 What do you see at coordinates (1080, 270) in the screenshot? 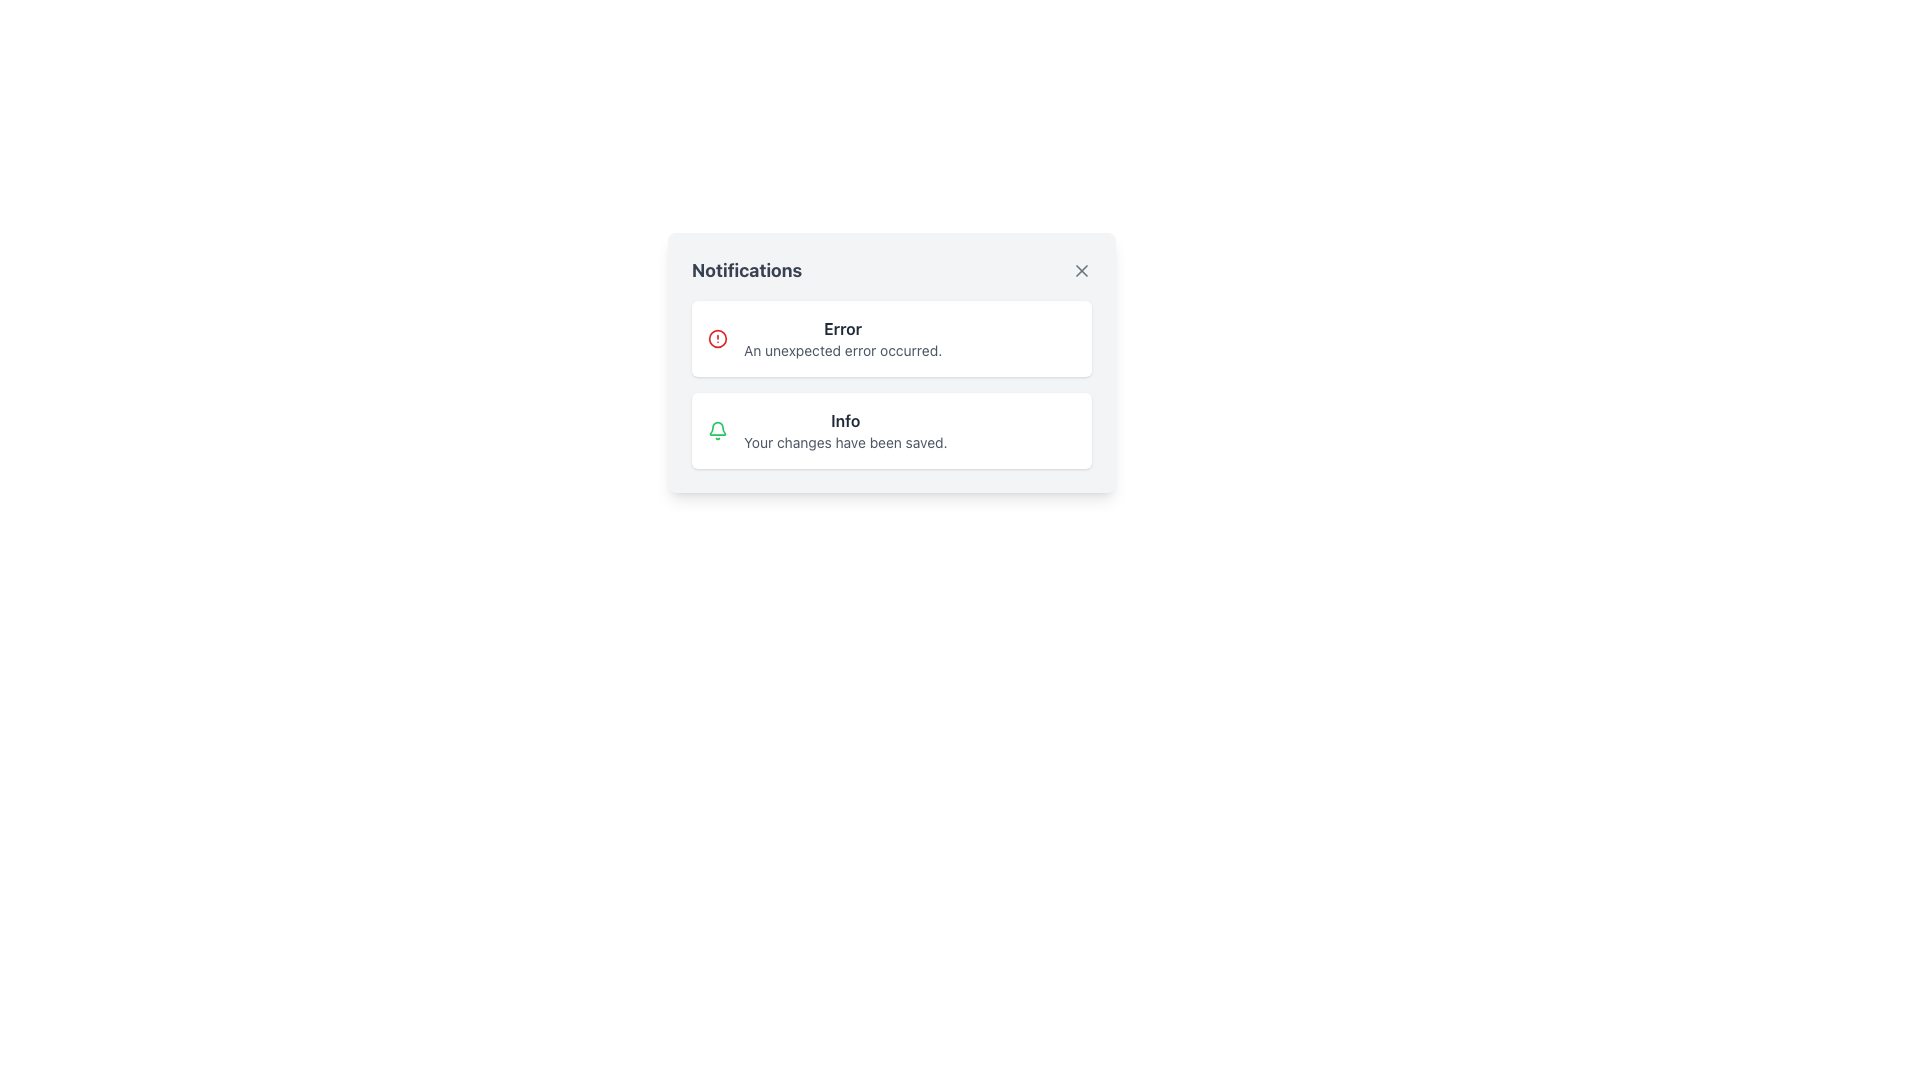
I see `the geometrical cross icon in the top-right corner of the notification panel` at bounding box center [1080, 270].